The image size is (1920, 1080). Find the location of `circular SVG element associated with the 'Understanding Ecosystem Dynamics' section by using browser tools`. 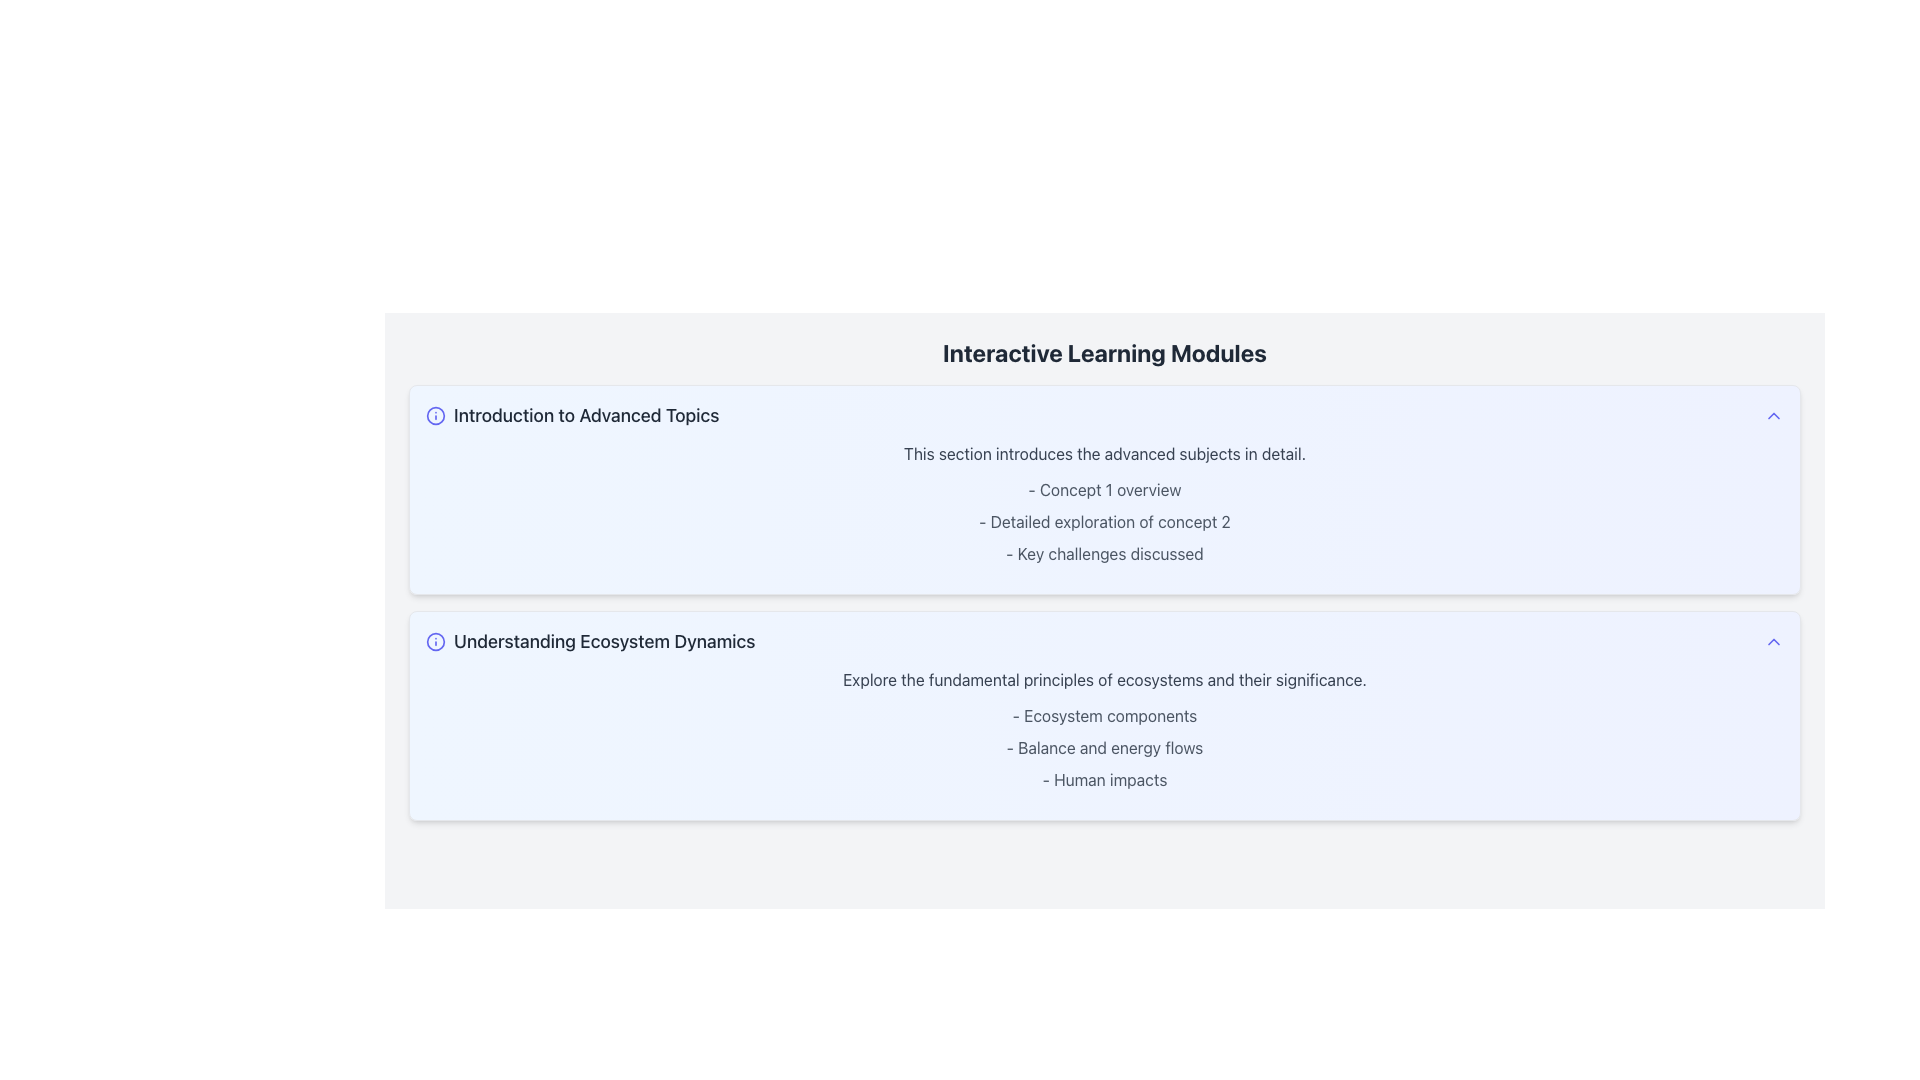

circular SVG element associated with the 'Understanding Ecosystem Dynamics' section by using browser tools is located at coordinates (435, 641).